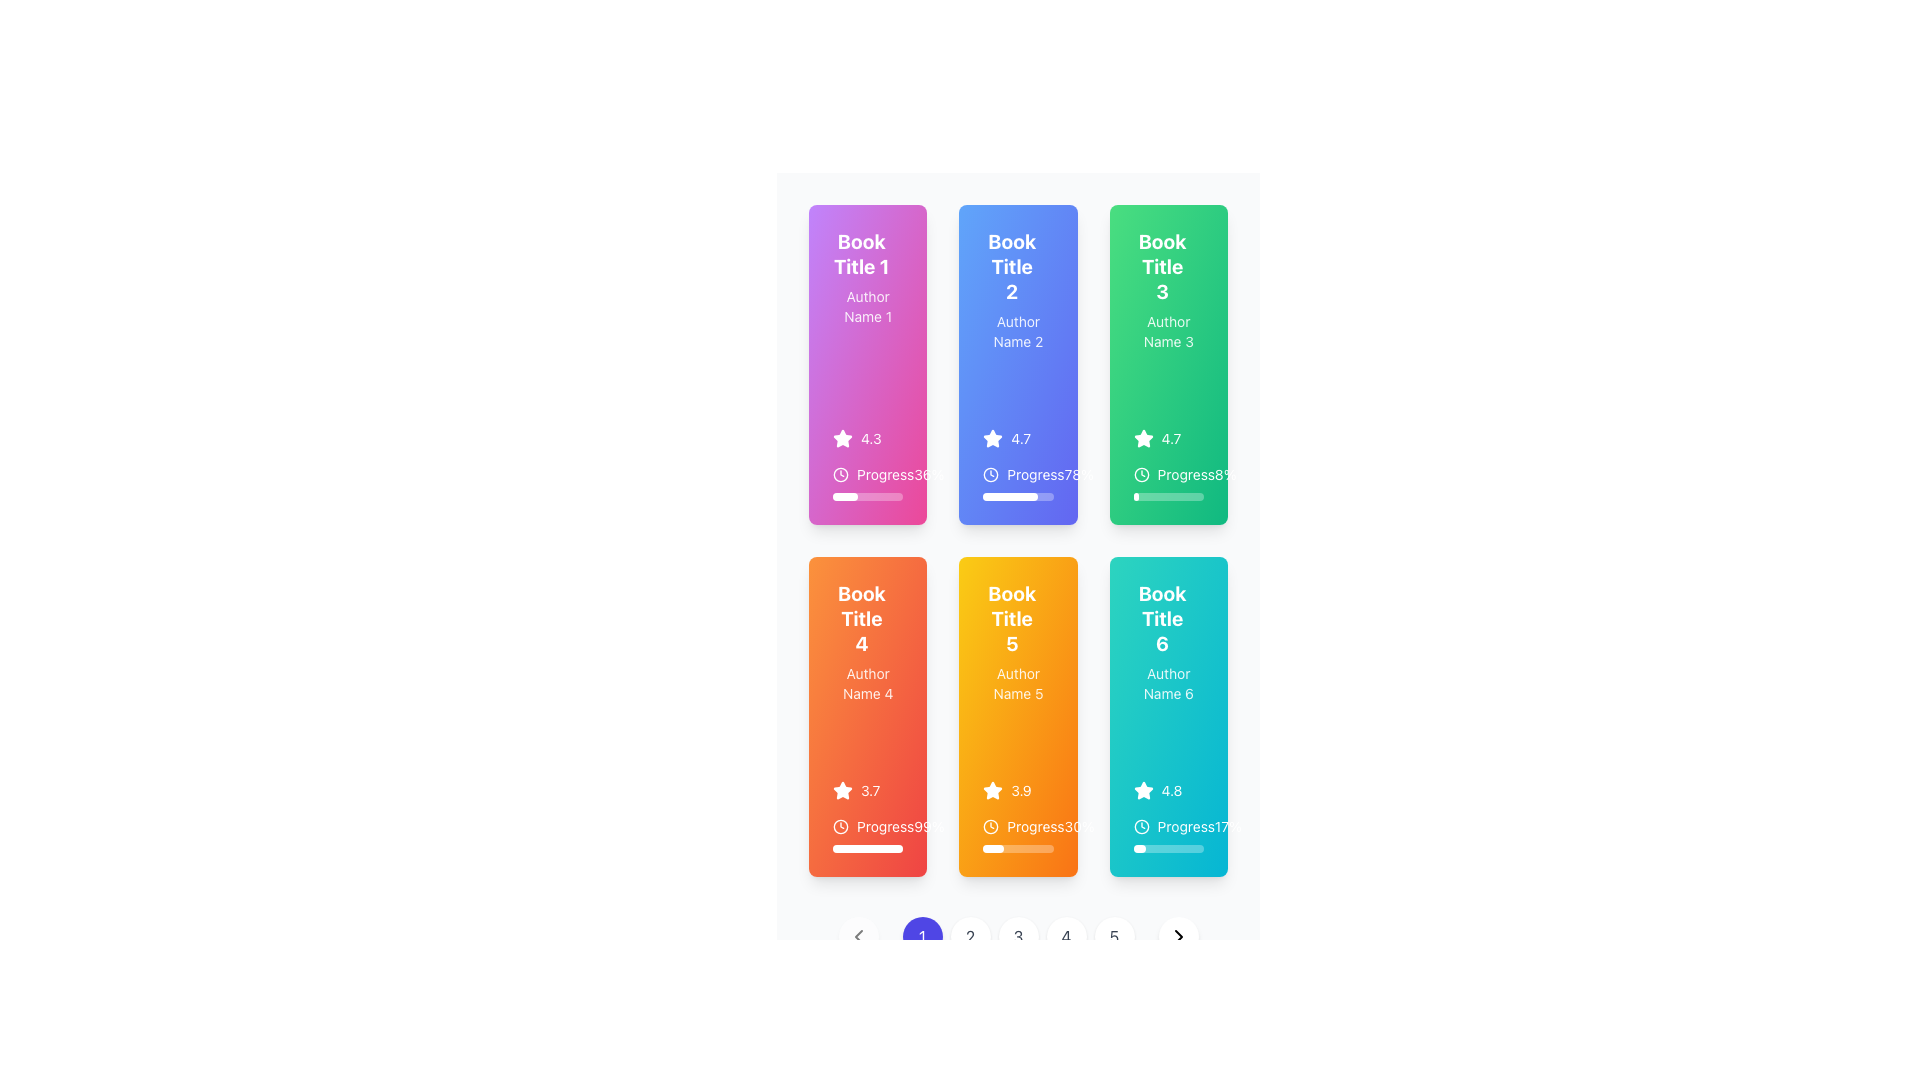 This screenshot has height=1080, width=1920. What do you see at coordinates (1141, 826) in the screenshot?
I see `the clock icon located within the 'Progress' text group under the 'Book Title 6' card in the lower right corner of the grid layout` at bounding box center [1141, 826].